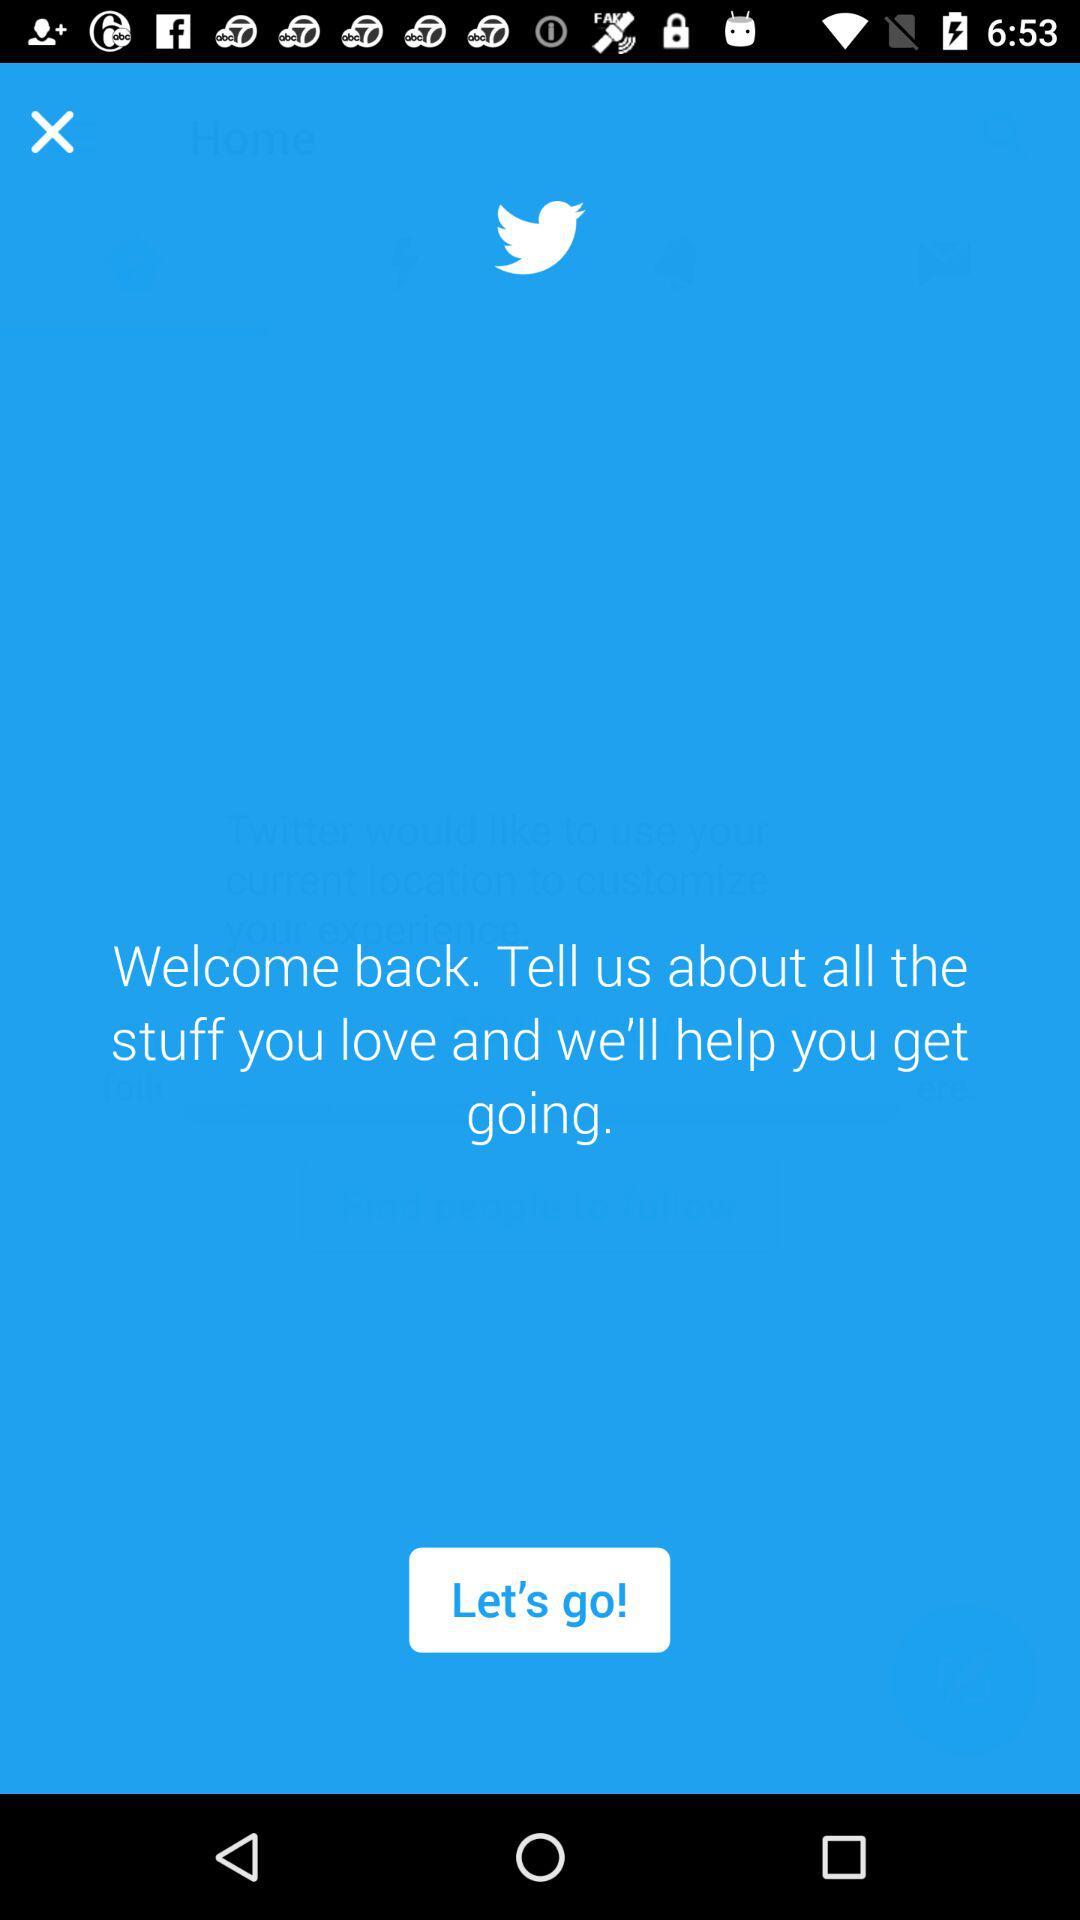 The width and height of the screenshot is (1080, 1920). I want to click on the item at the top left corner, so click(51, 130).